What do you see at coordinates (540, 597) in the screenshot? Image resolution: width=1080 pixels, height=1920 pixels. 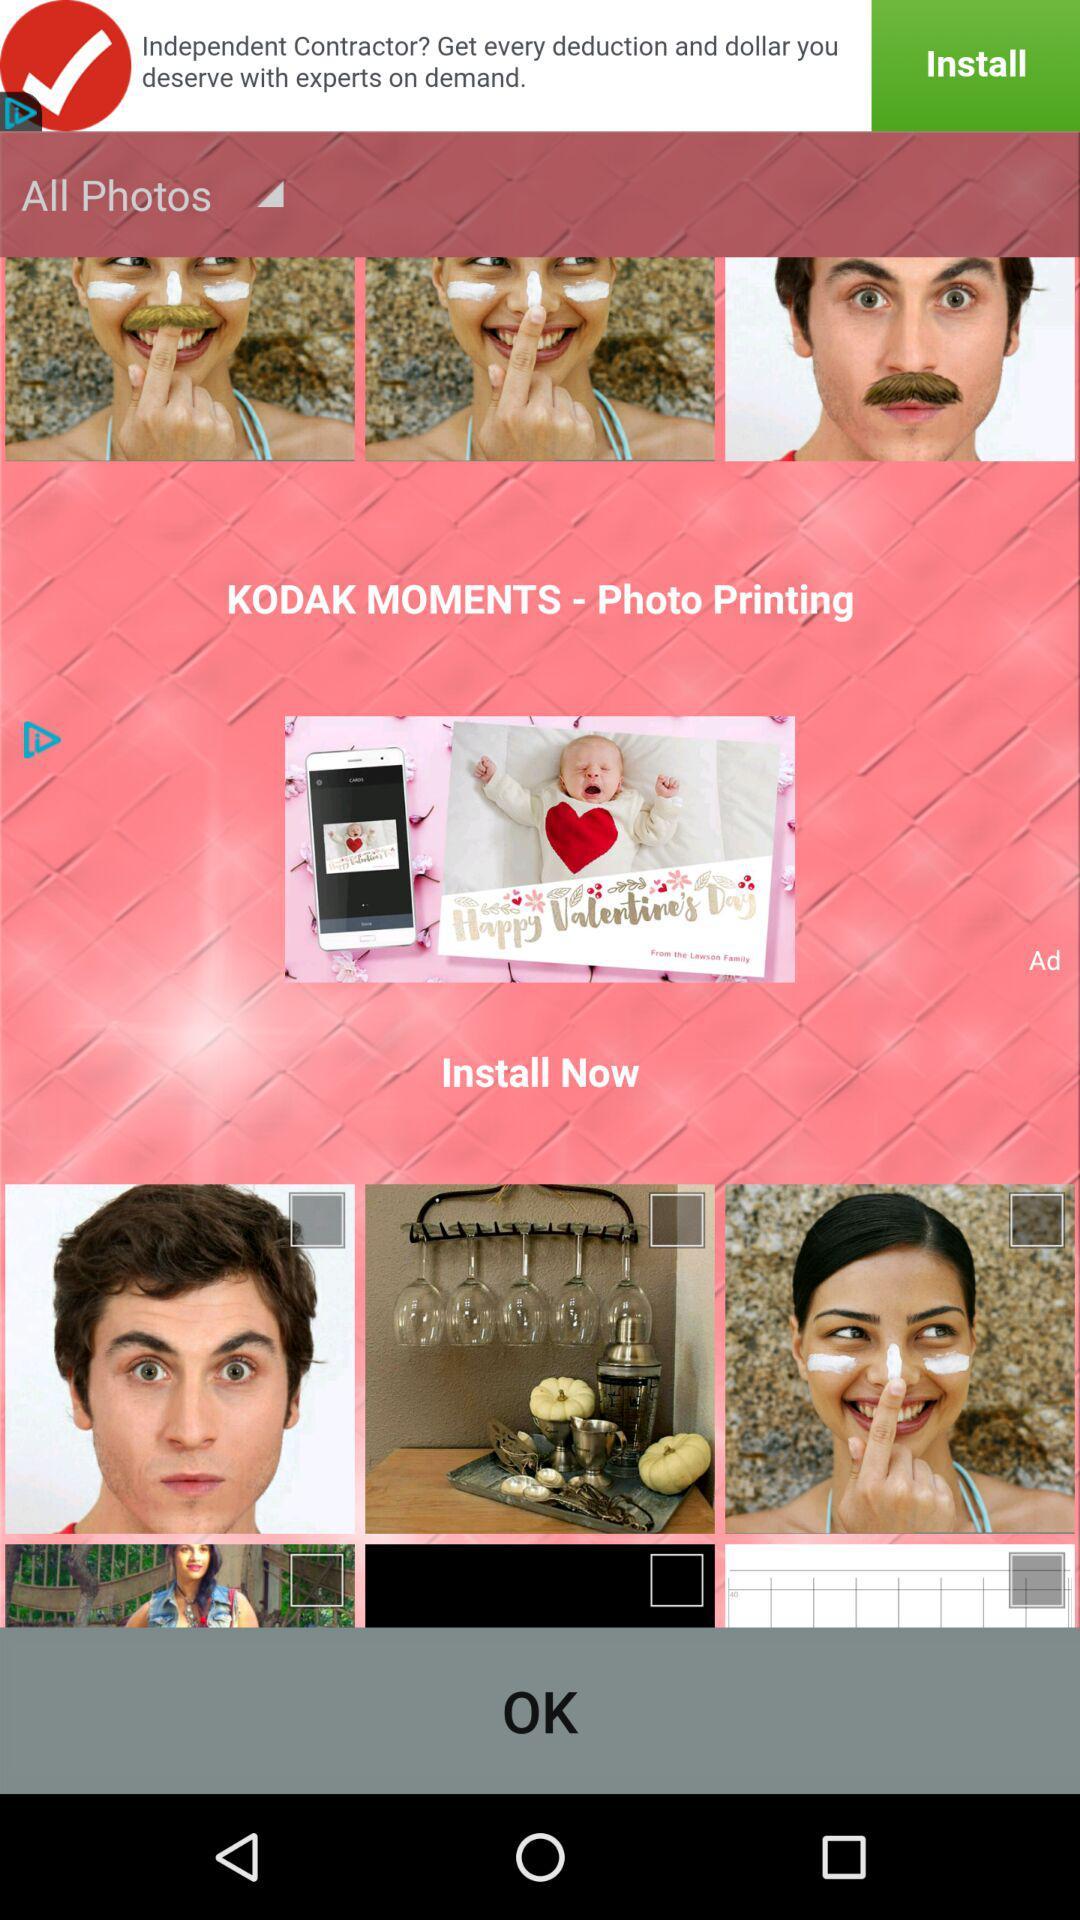 I see `kodak moments photo icon` at bounding box center [540, 597].